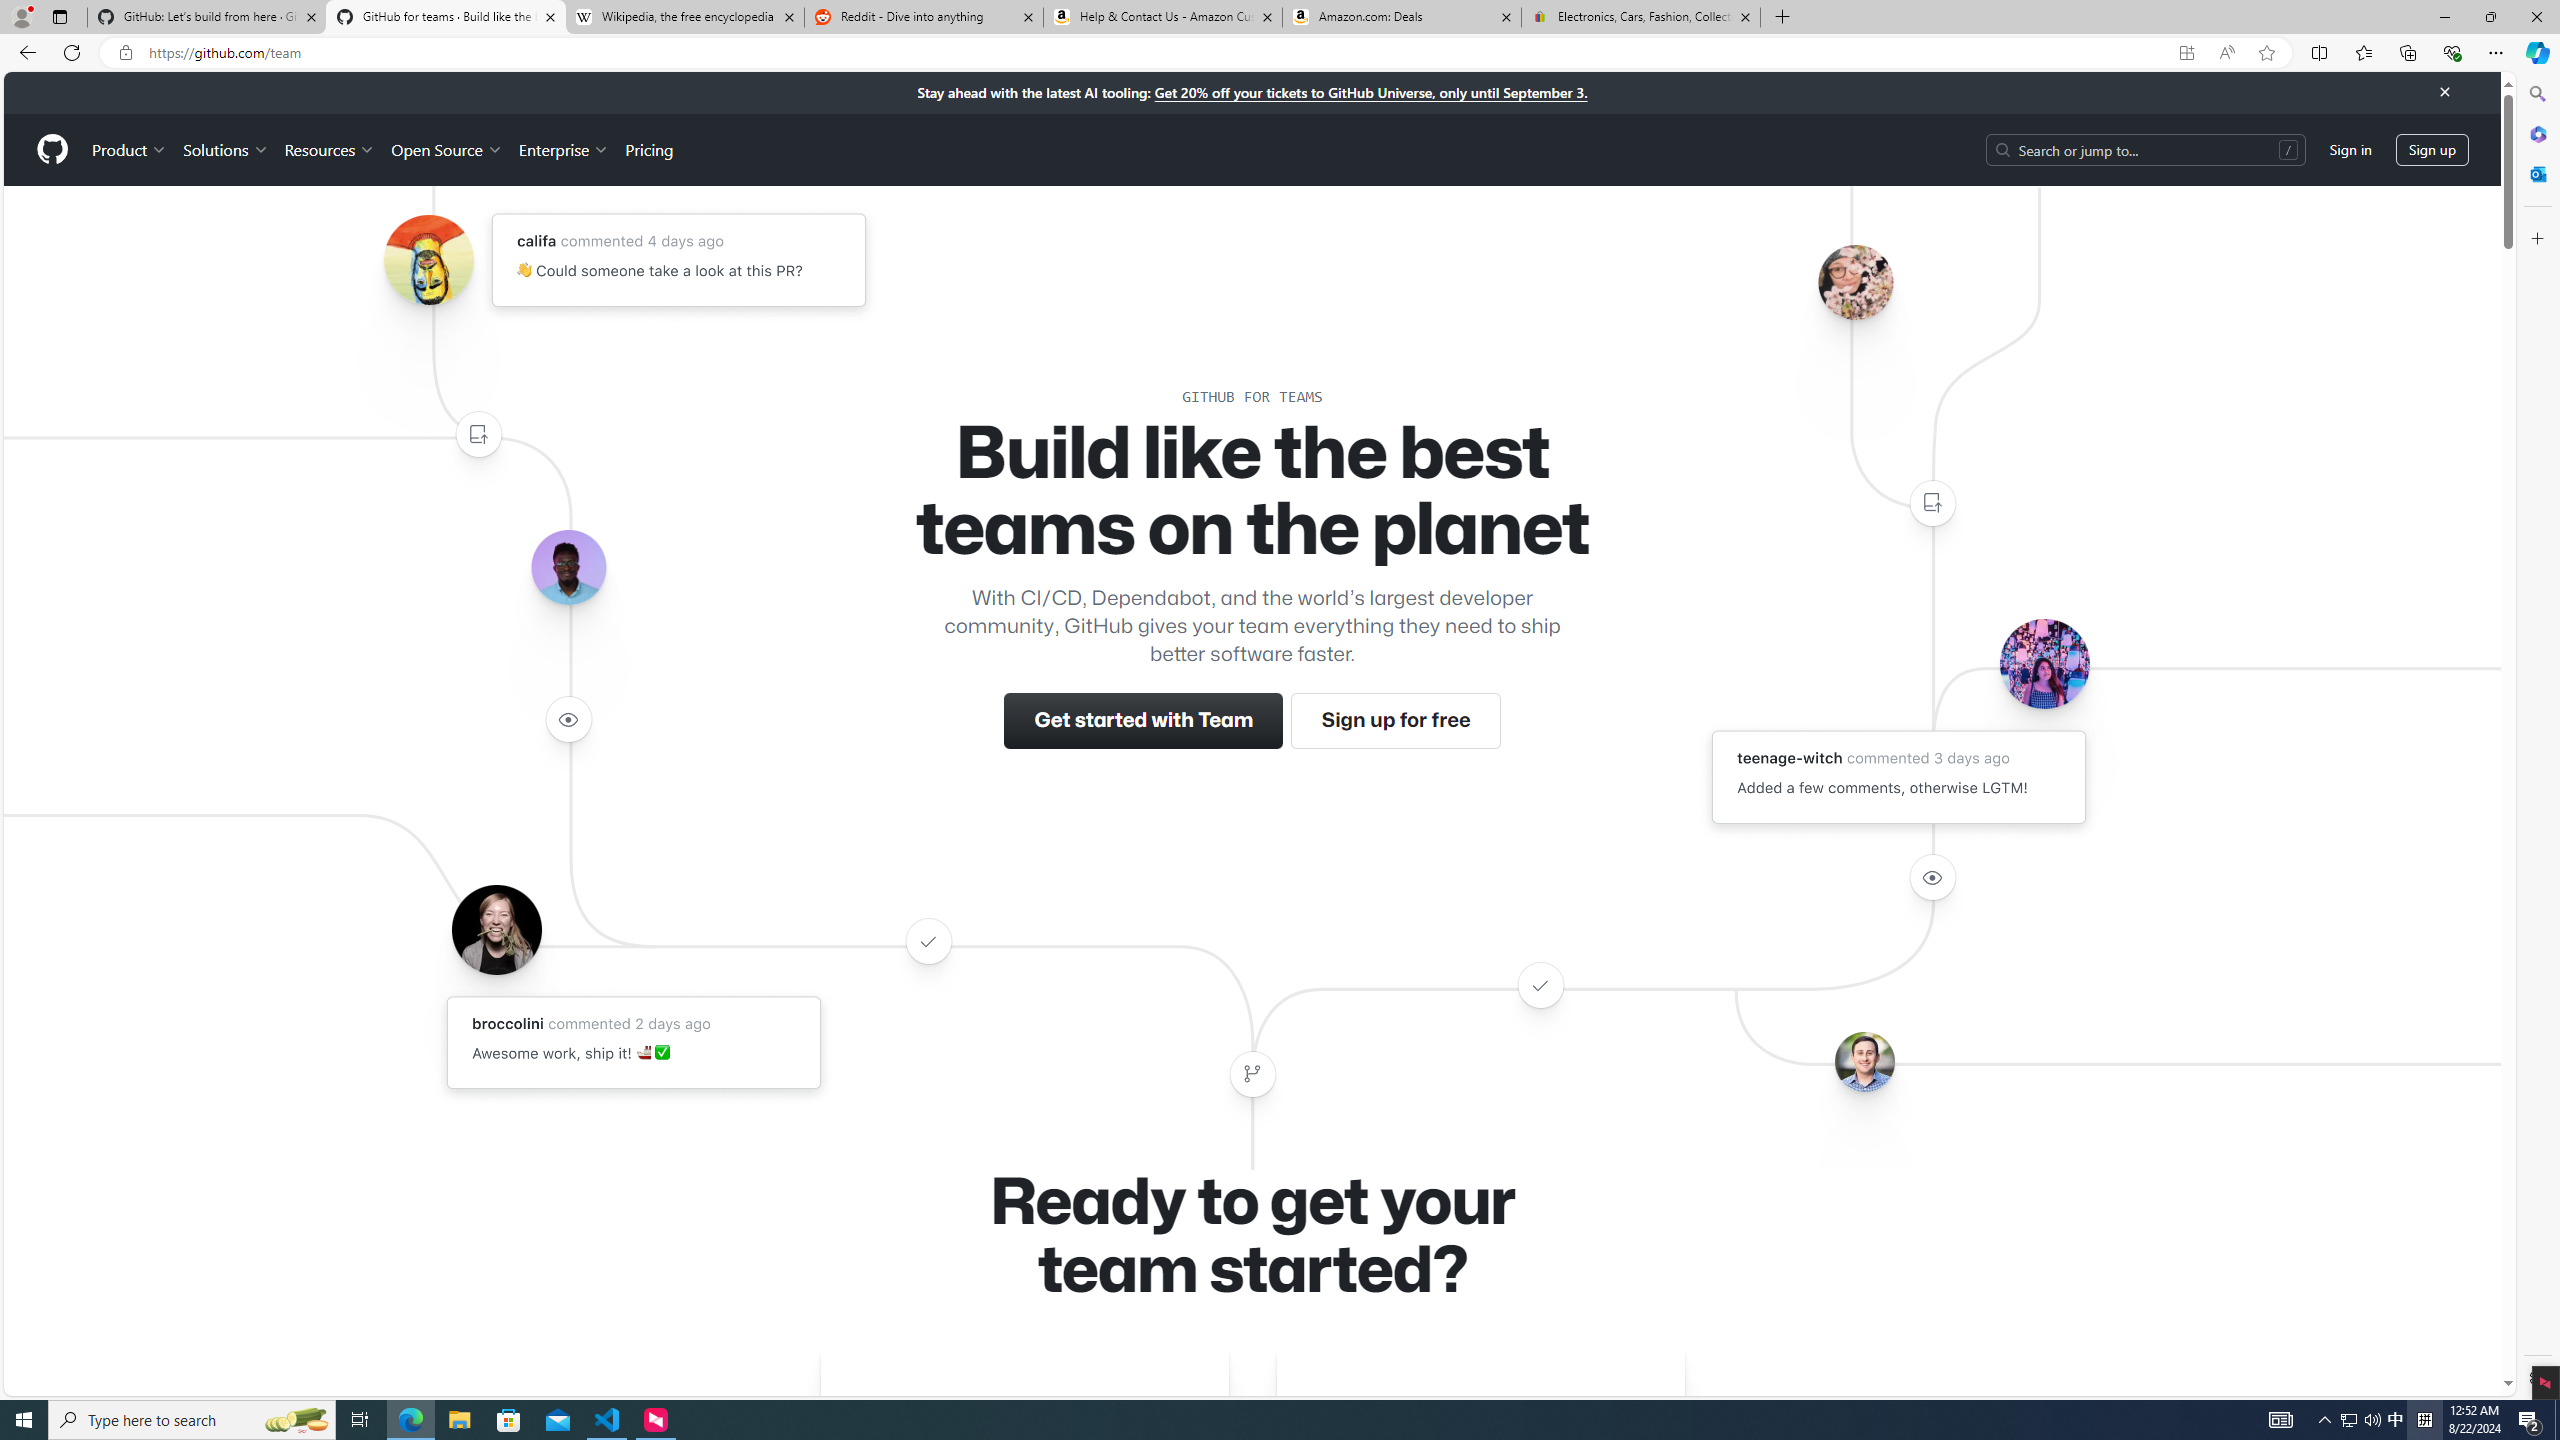  What do you see at coordinates (1402, 16) in the screenshot?
I see `'Amazon.com: Deals'` at bounding box center [1402, 16].